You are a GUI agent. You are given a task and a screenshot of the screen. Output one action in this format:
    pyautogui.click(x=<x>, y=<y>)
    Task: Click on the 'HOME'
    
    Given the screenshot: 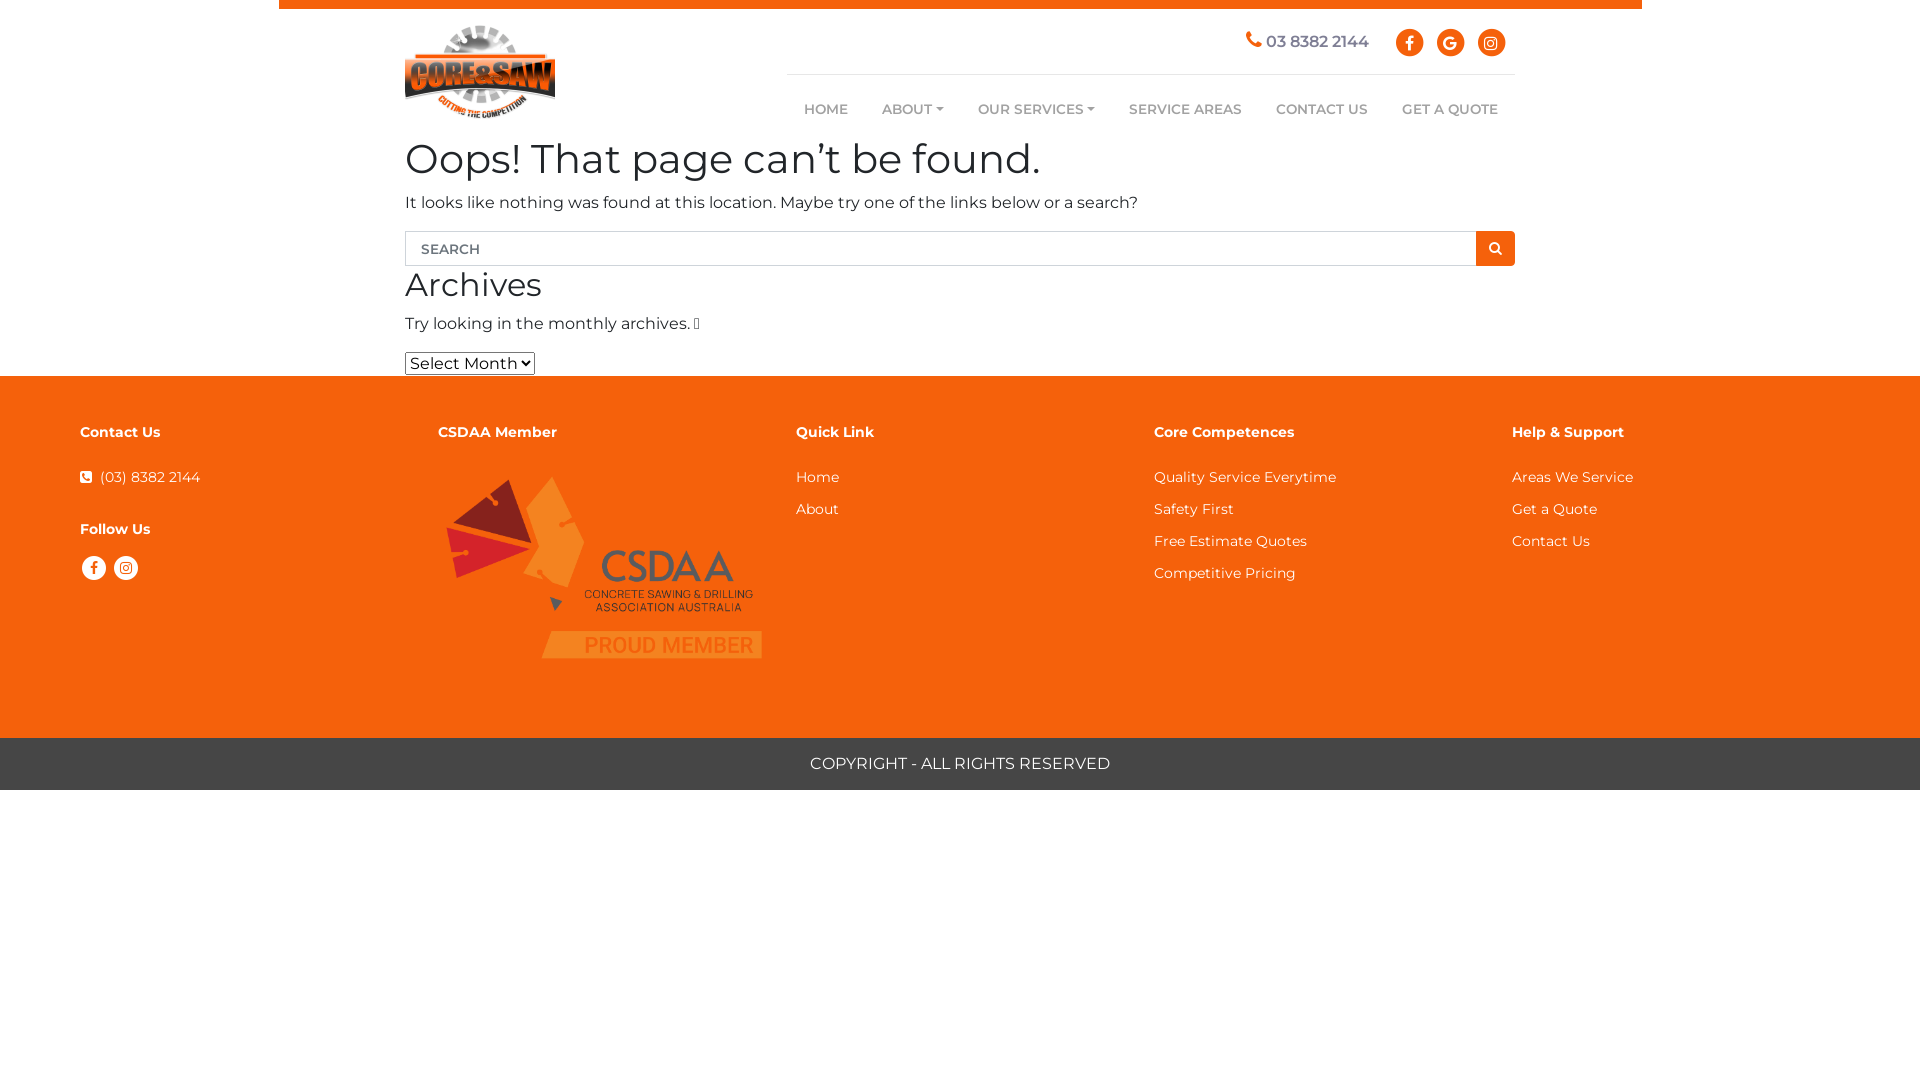 What is the action you would take?
    pyautogui.click(x=787, y=108)
    